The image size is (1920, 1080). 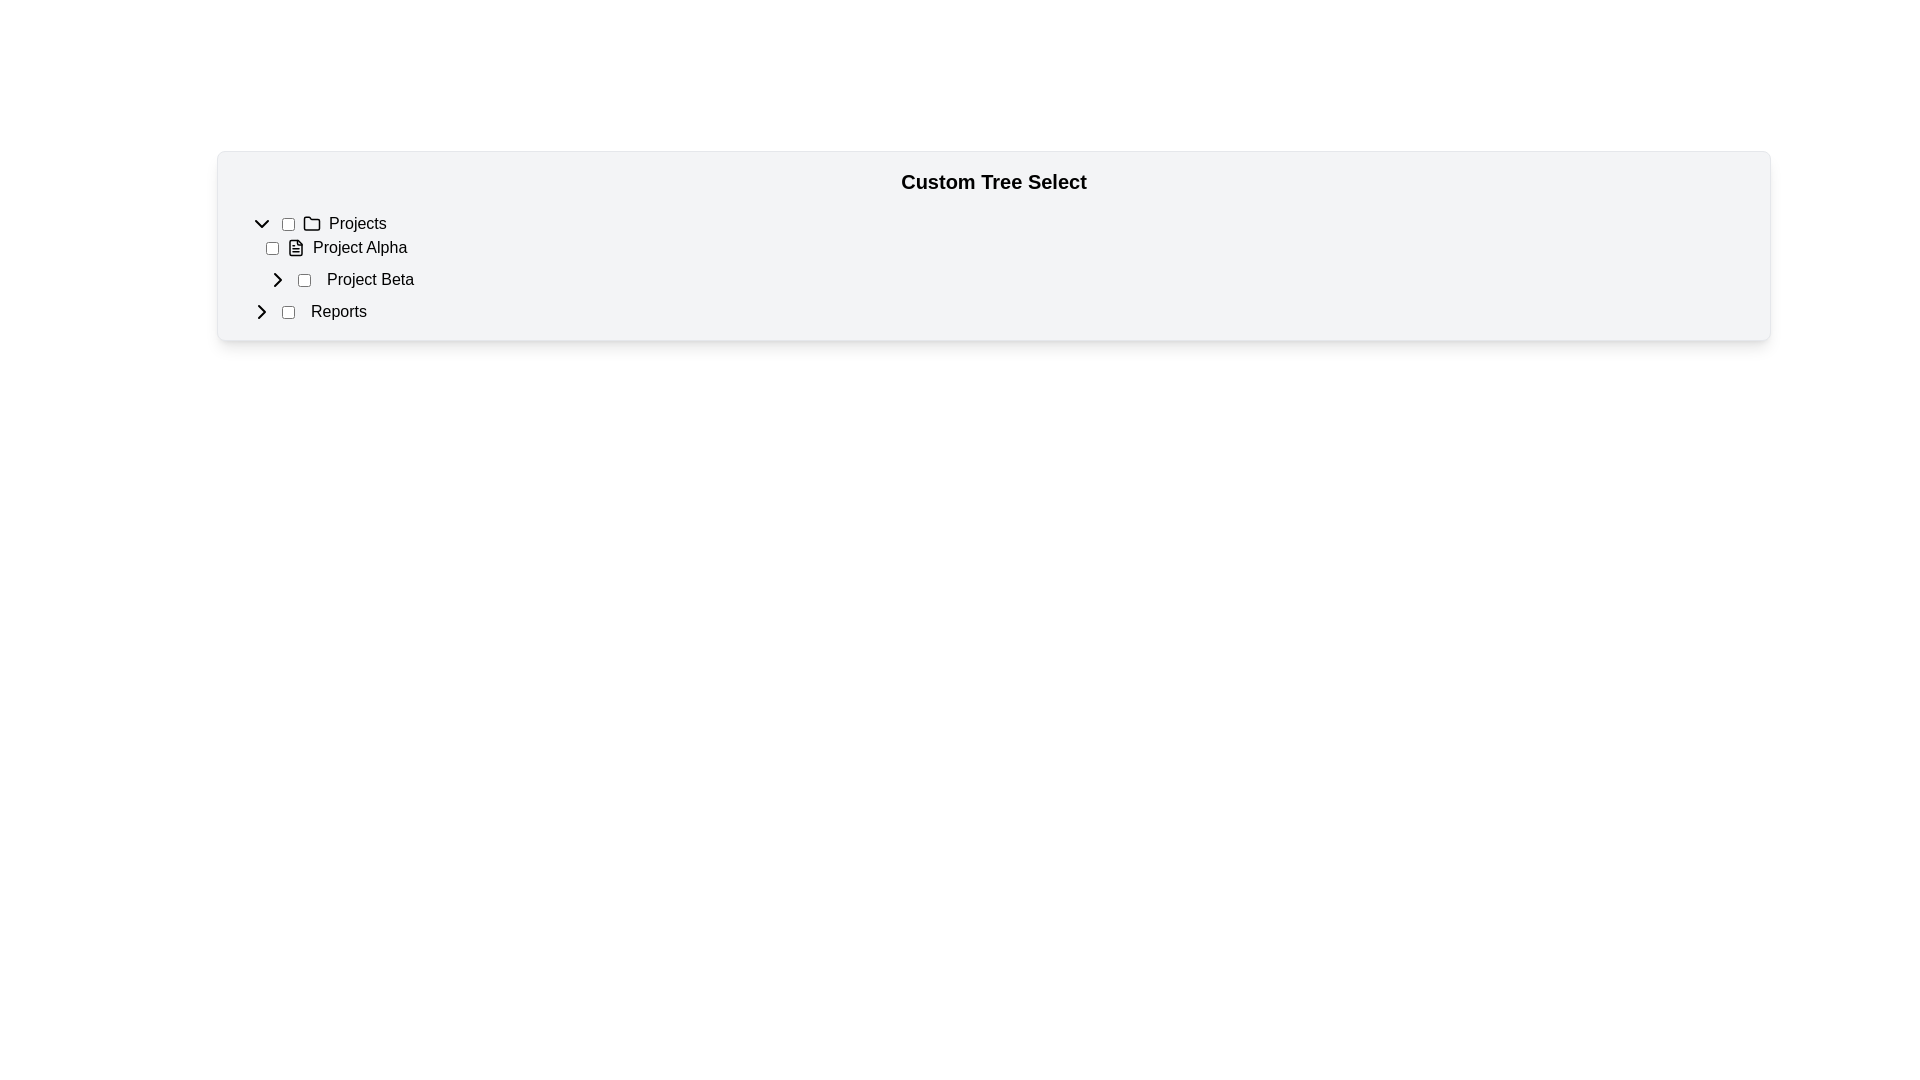 What do you see at coordinates (277, 280) in the screenshot?
I see `the chevron arrow icon next to 'Project Beta' to interact with related contexts in the hierarchical tree structure` at bounding box center [277, 280].